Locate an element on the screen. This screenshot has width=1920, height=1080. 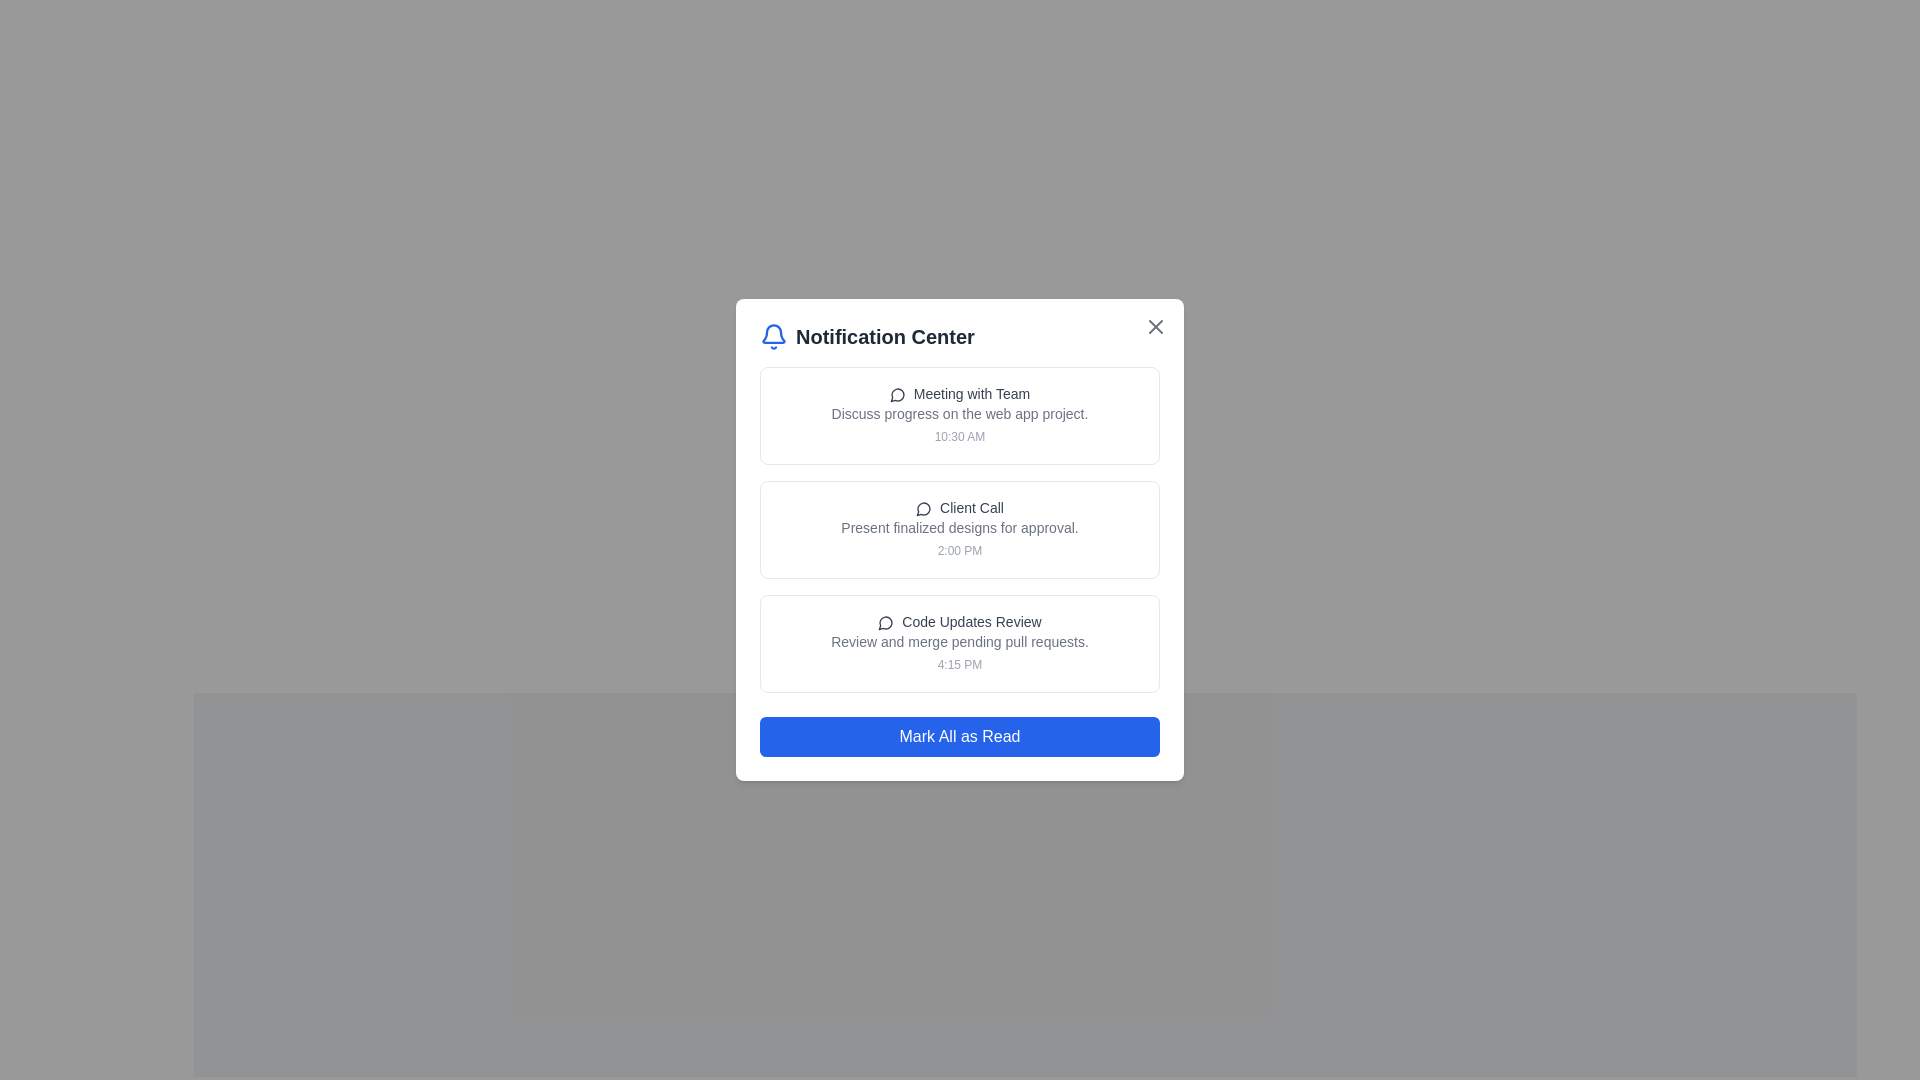
text label that says 'Meeting with Team' located at the top section of the notification list in the Notification Center popup is located at coordinates (960, 393).